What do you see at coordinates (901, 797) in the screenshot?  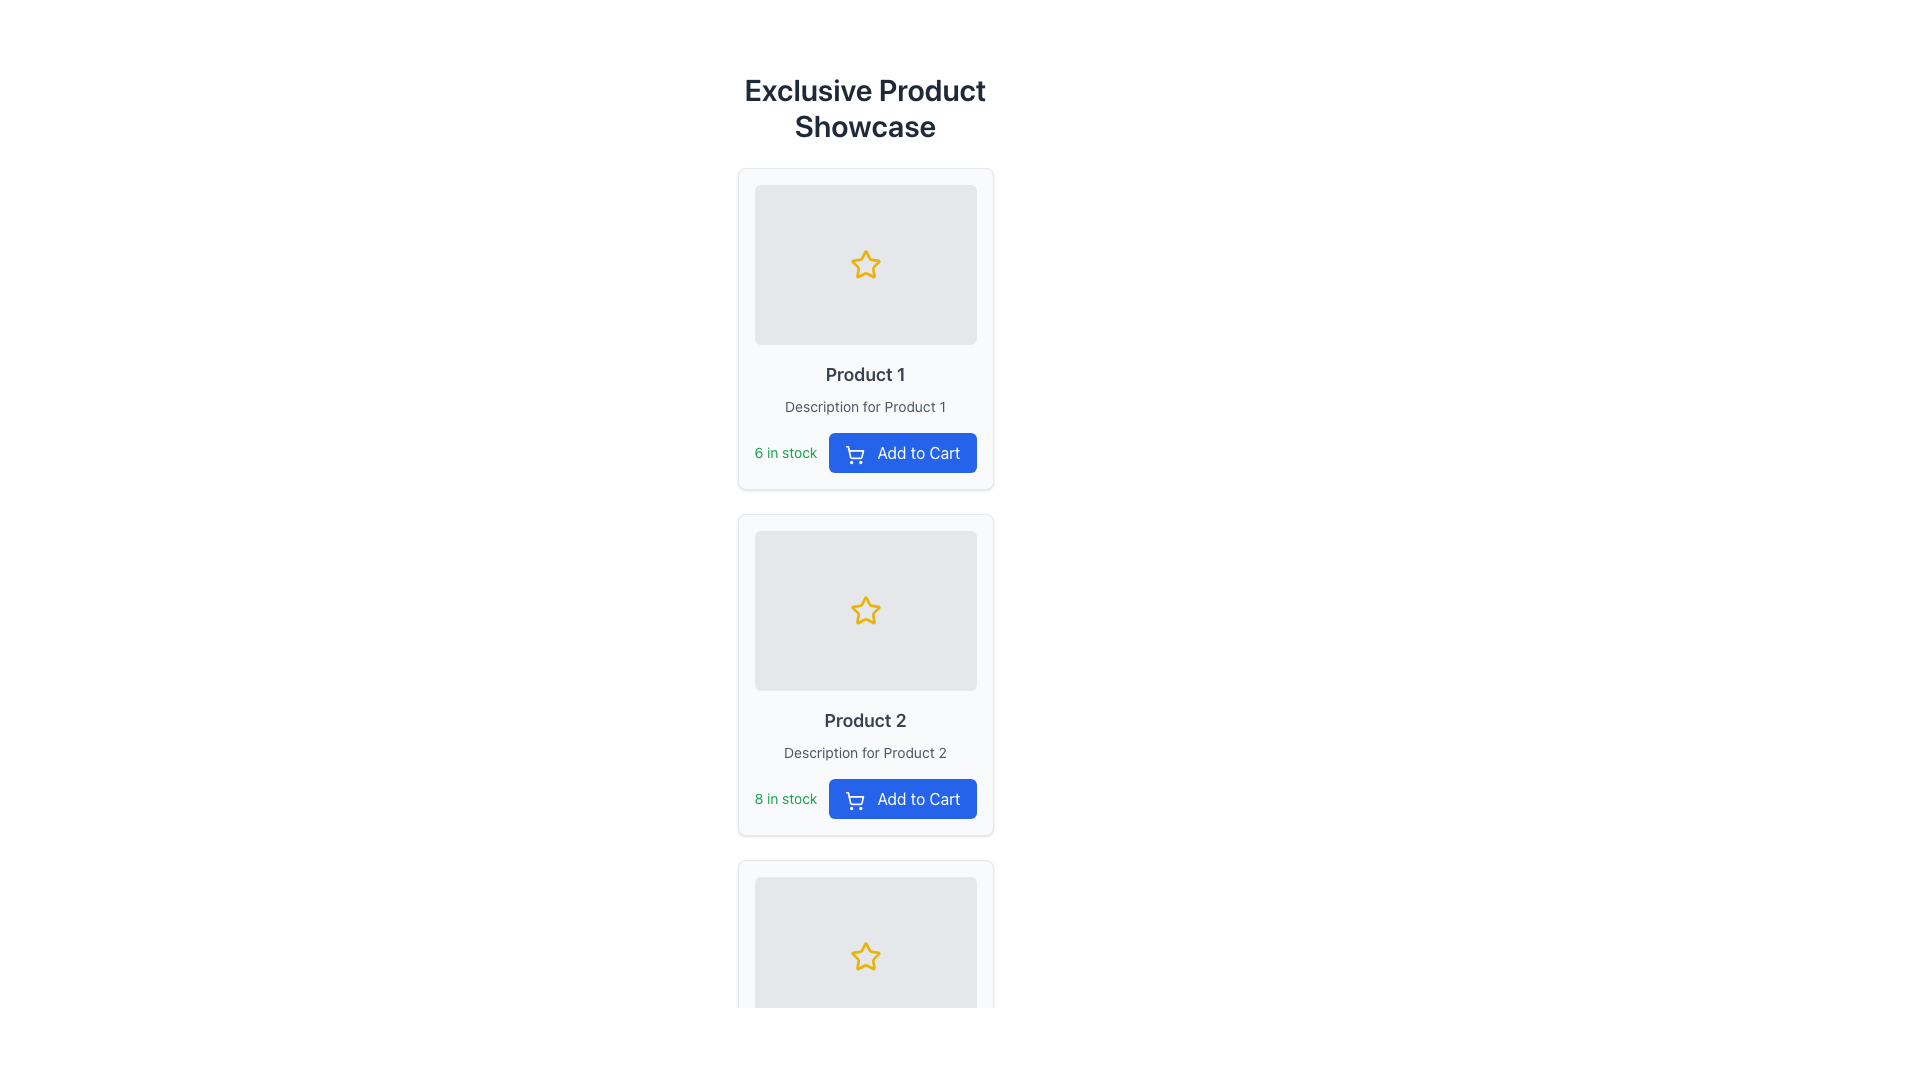 I see `the blue 'Add to Cart' button with bold white text located at the bottom-right corner of the 'Product 2' card` at bounding box center [901, 797].